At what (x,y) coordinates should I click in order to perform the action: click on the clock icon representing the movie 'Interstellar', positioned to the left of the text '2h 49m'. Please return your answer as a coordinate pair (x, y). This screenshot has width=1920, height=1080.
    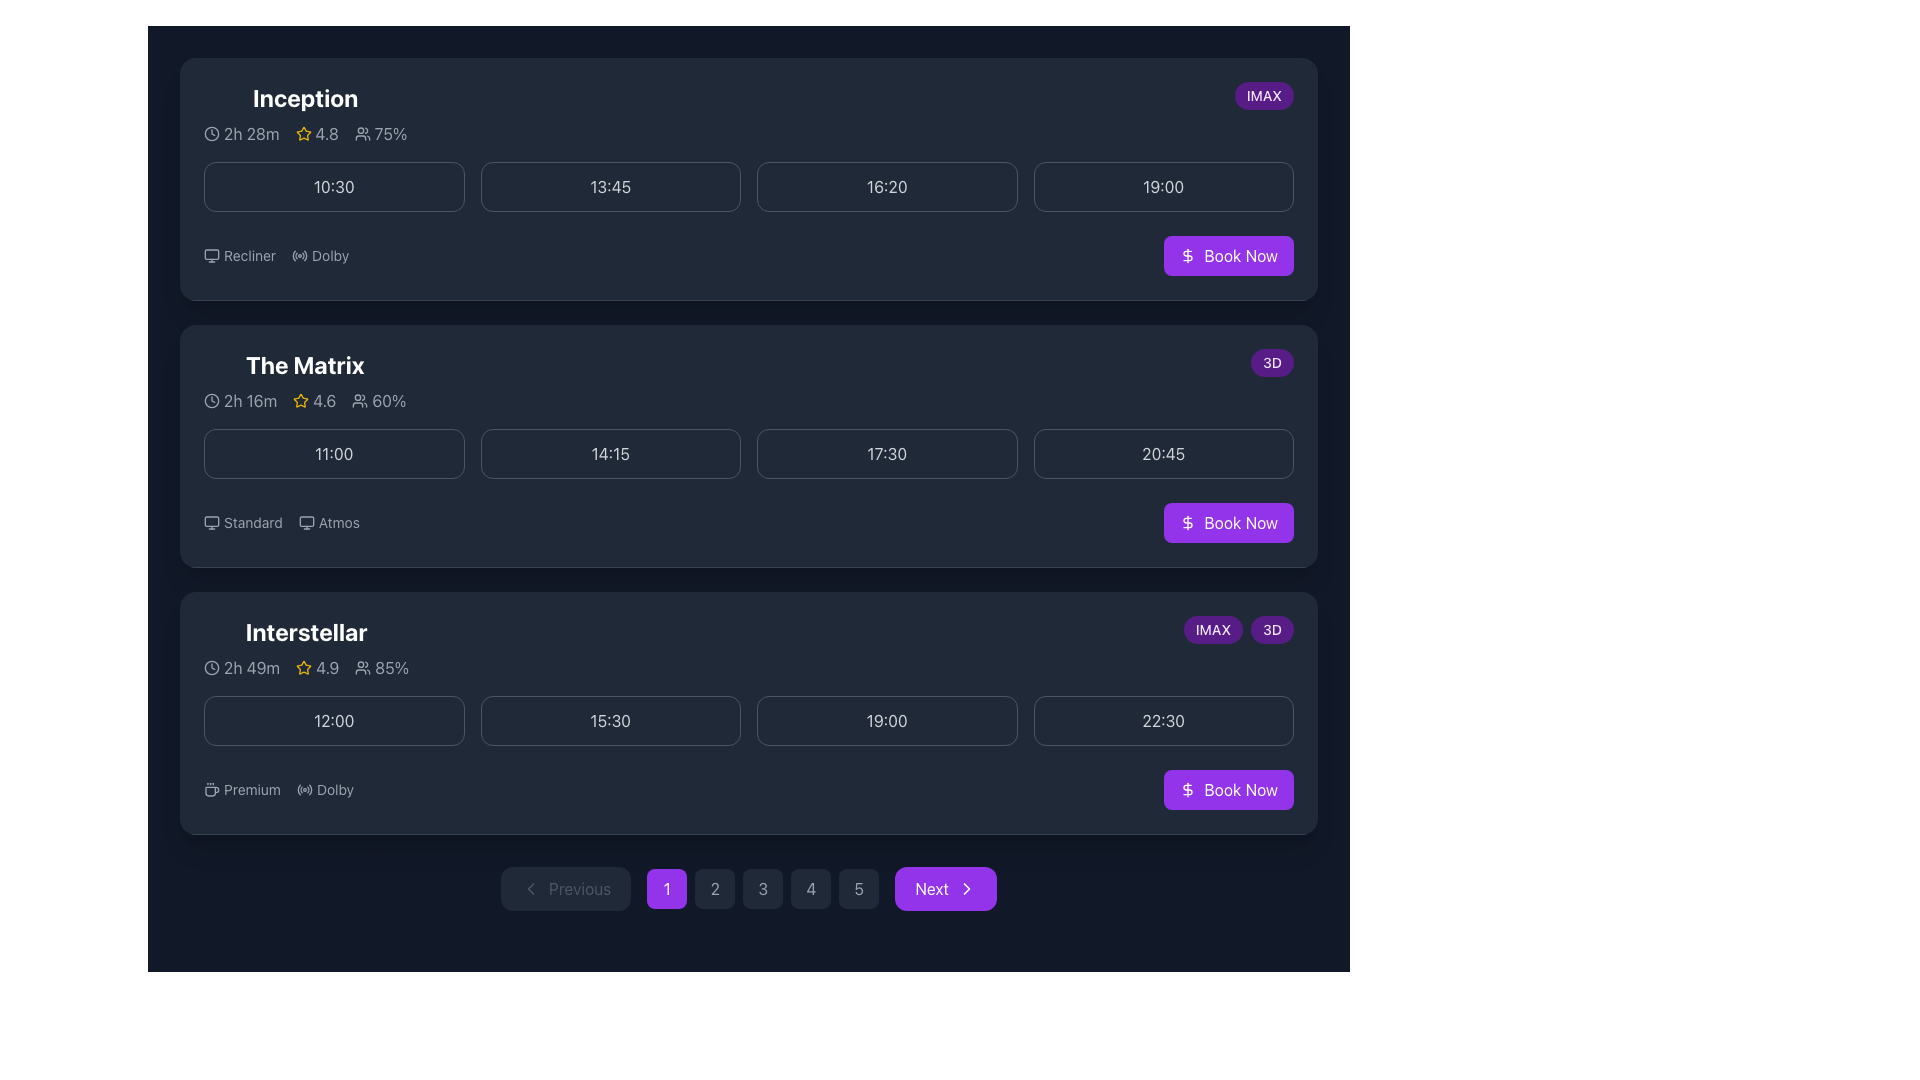
    Looking at the image, I should click on (211, 667).